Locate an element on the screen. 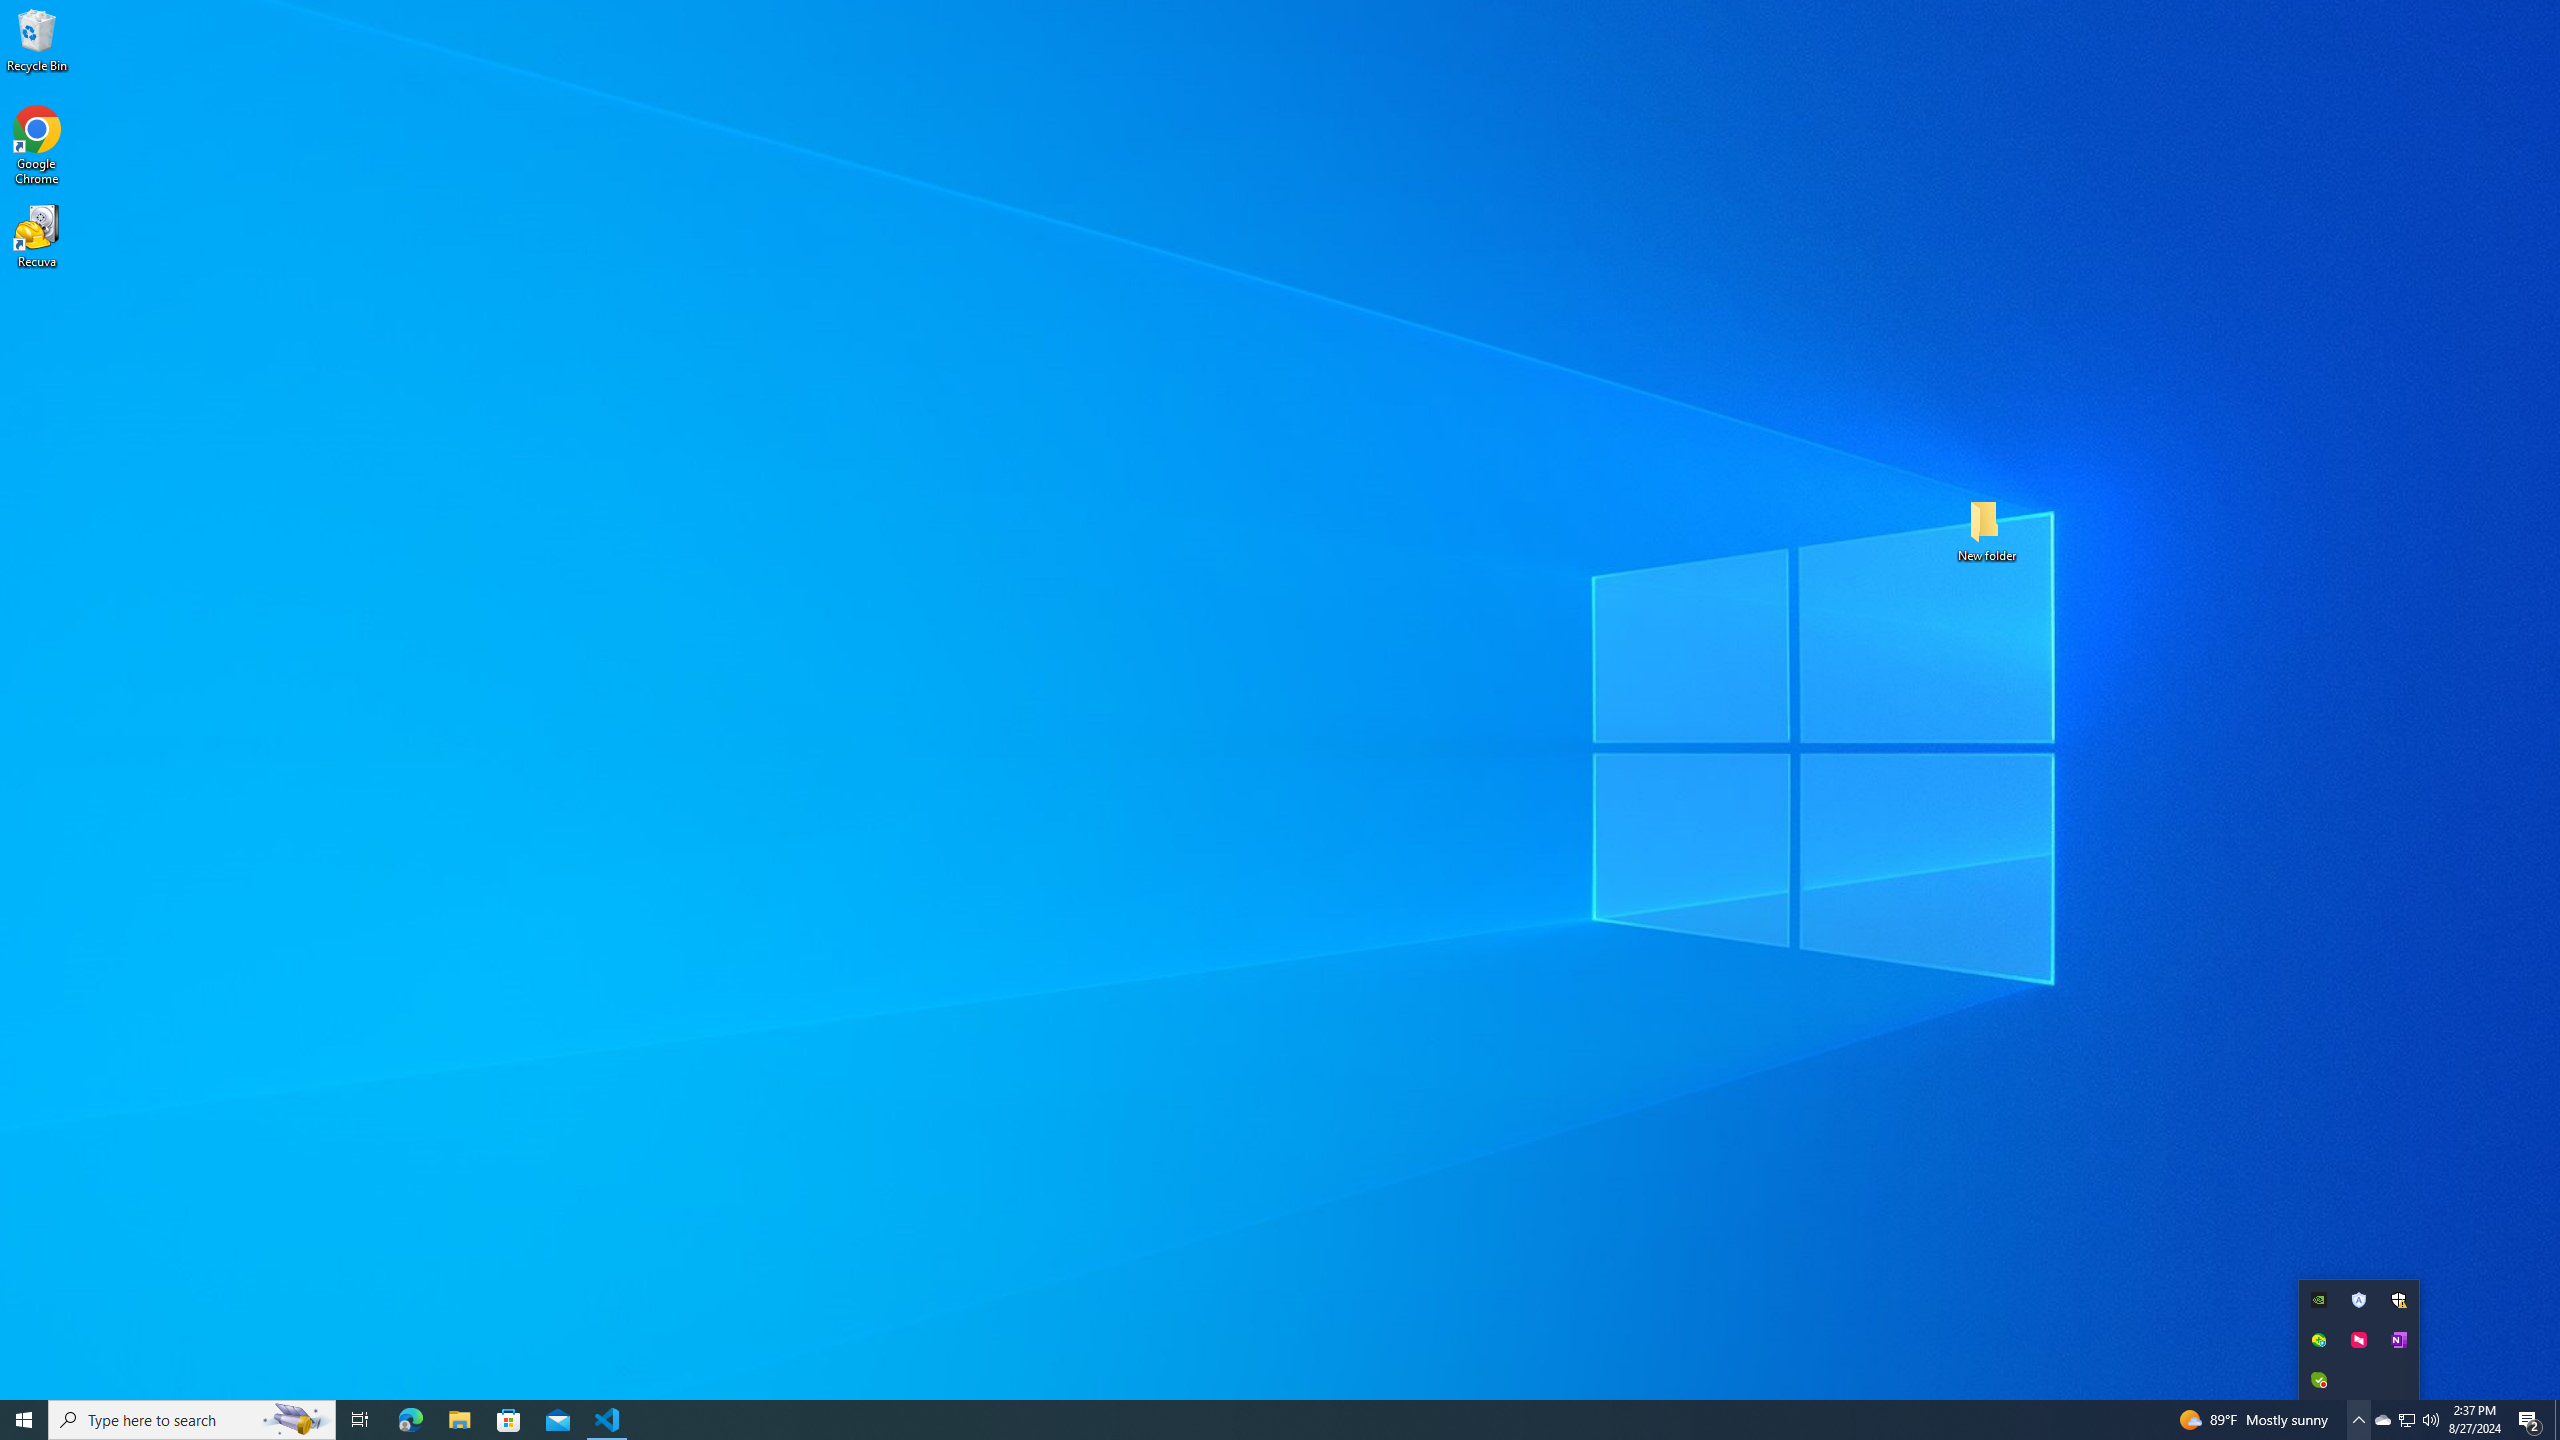 The image size is (2560, 1440). 'Windows Security - Actions recommended.' is located at coordinates (2397, 1299).